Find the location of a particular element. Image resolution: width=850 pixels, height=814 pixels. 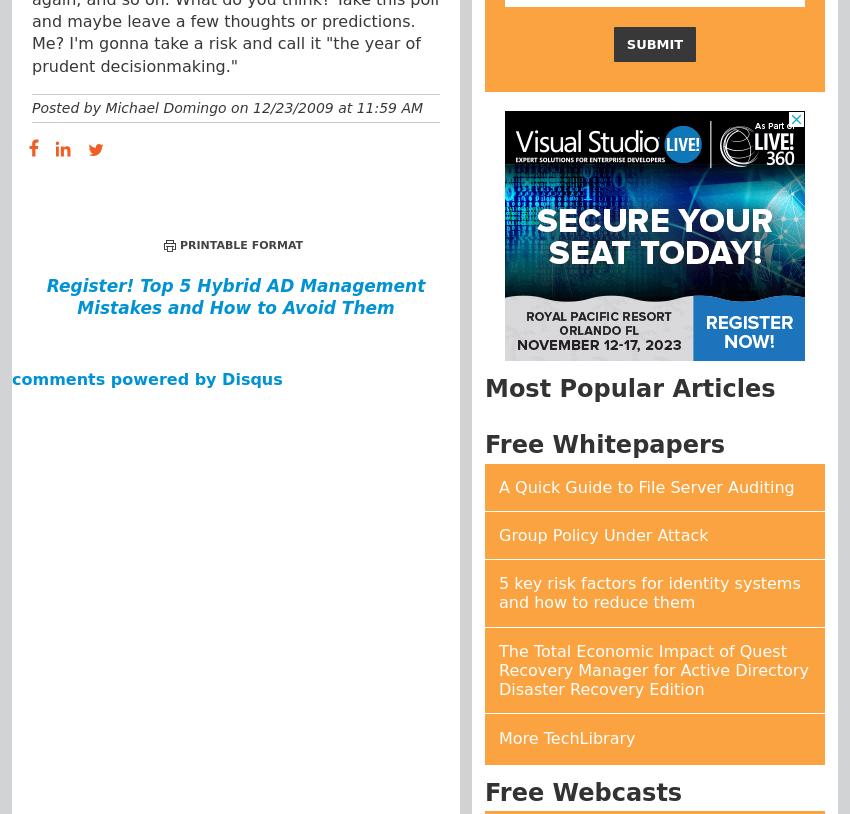

'at' is located at coordinates (343, 105).